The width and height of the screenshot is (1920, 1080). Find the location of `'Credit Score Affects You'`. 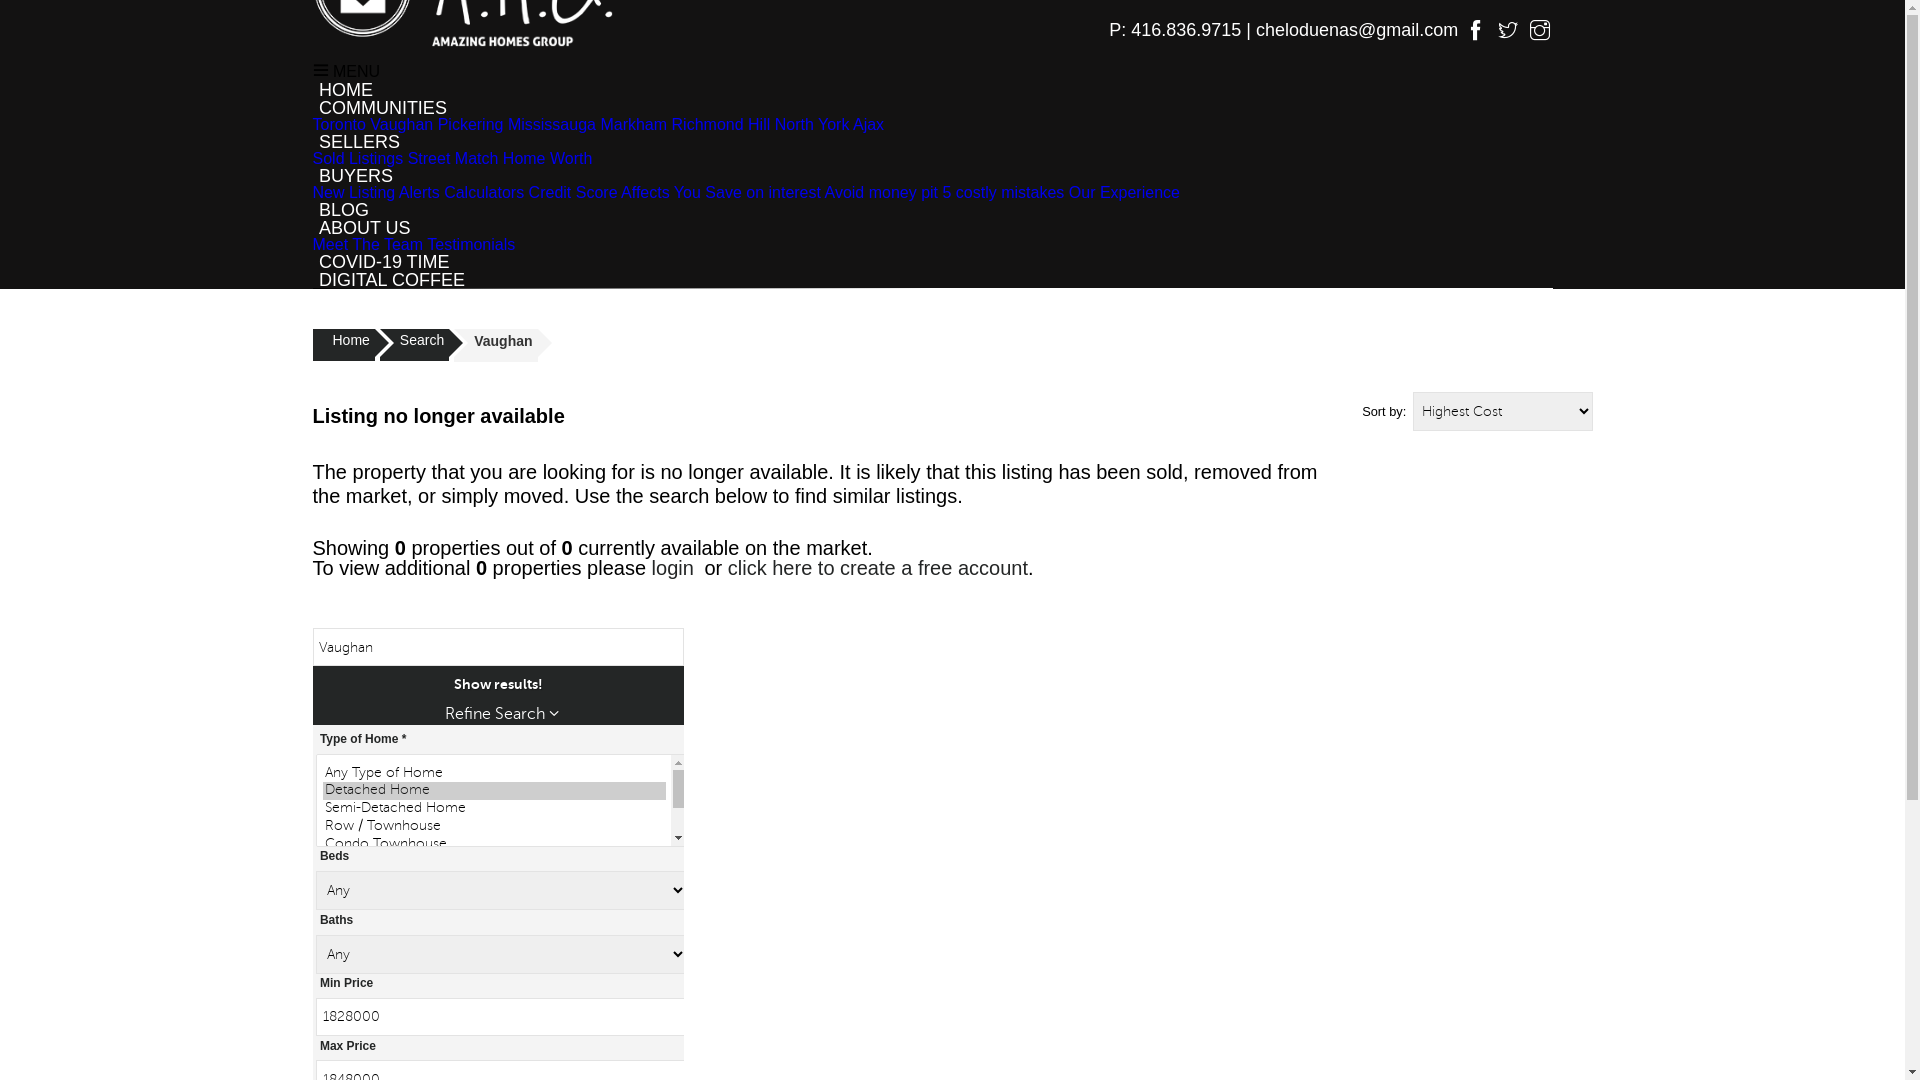

'Credit Score Affects You' is located at coordinates (613, 192).